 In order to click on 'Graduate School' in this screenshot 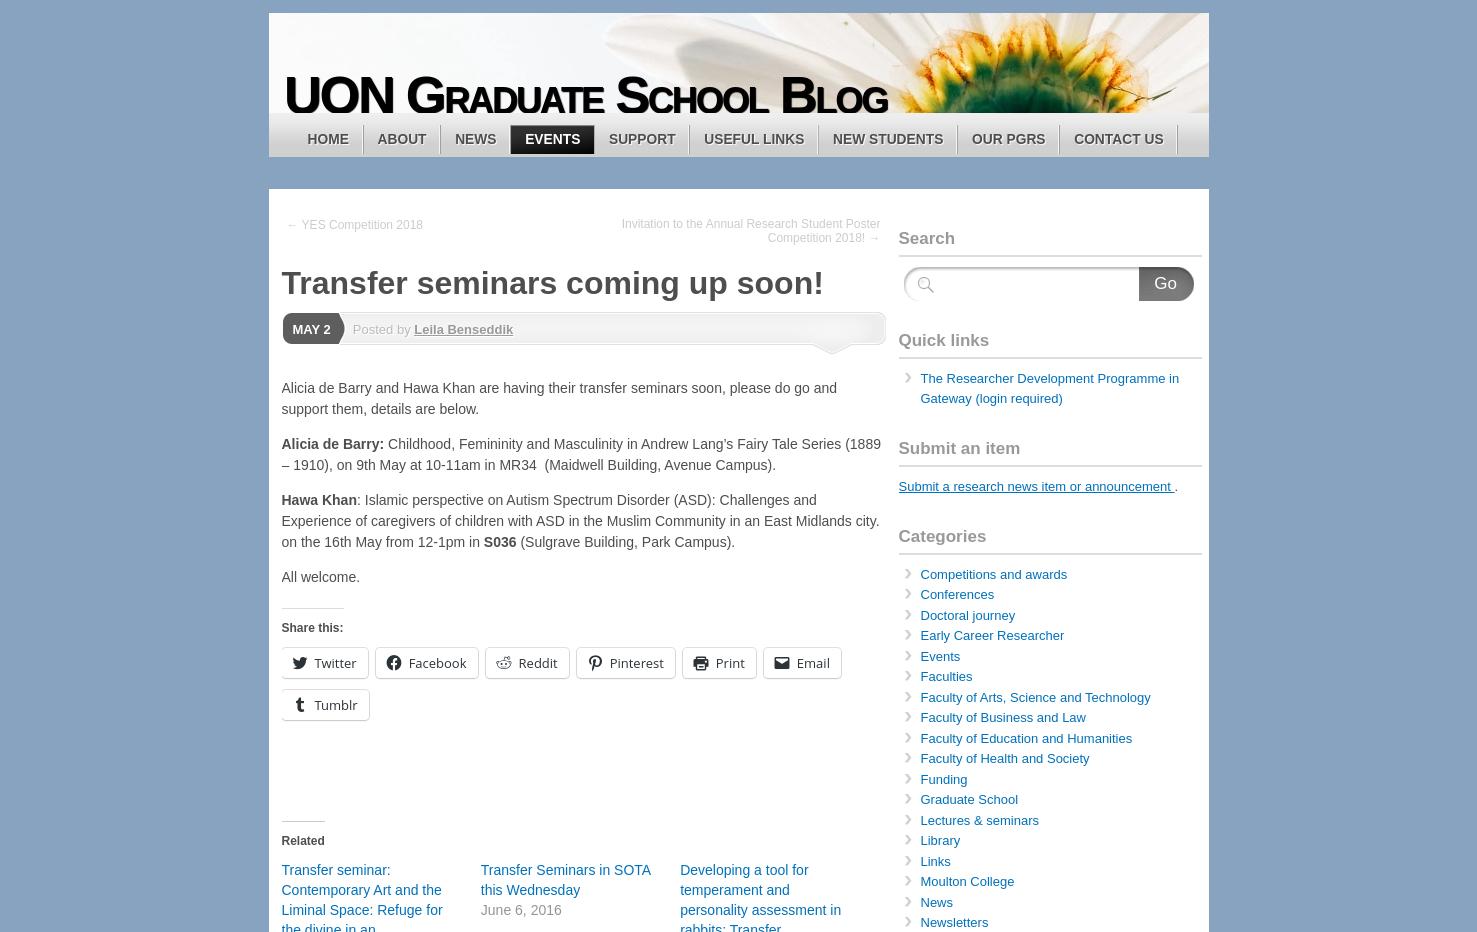, I will do `click(968, 799)`.